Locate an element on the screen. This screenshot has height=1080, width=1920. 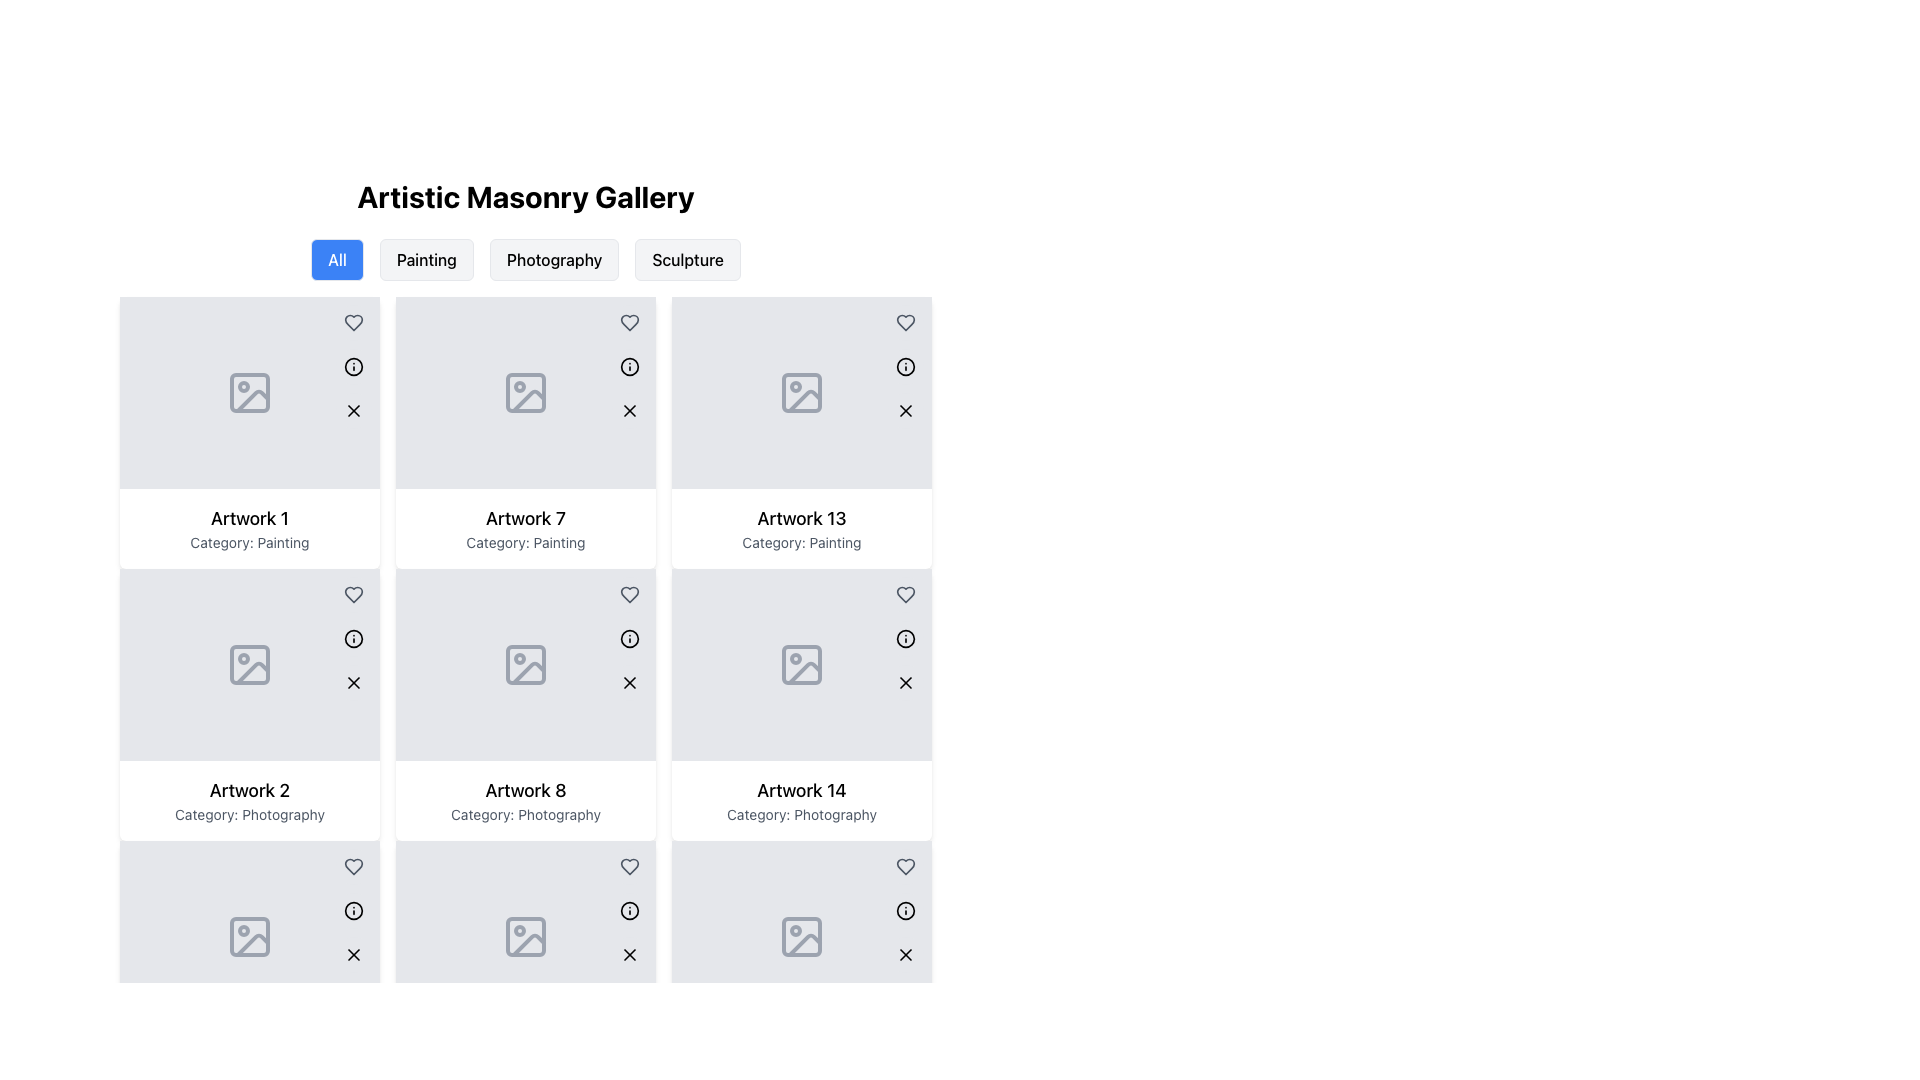
the information button located in the top right corner of the 'Artwork 8' card is located at coordinates (628, 639).